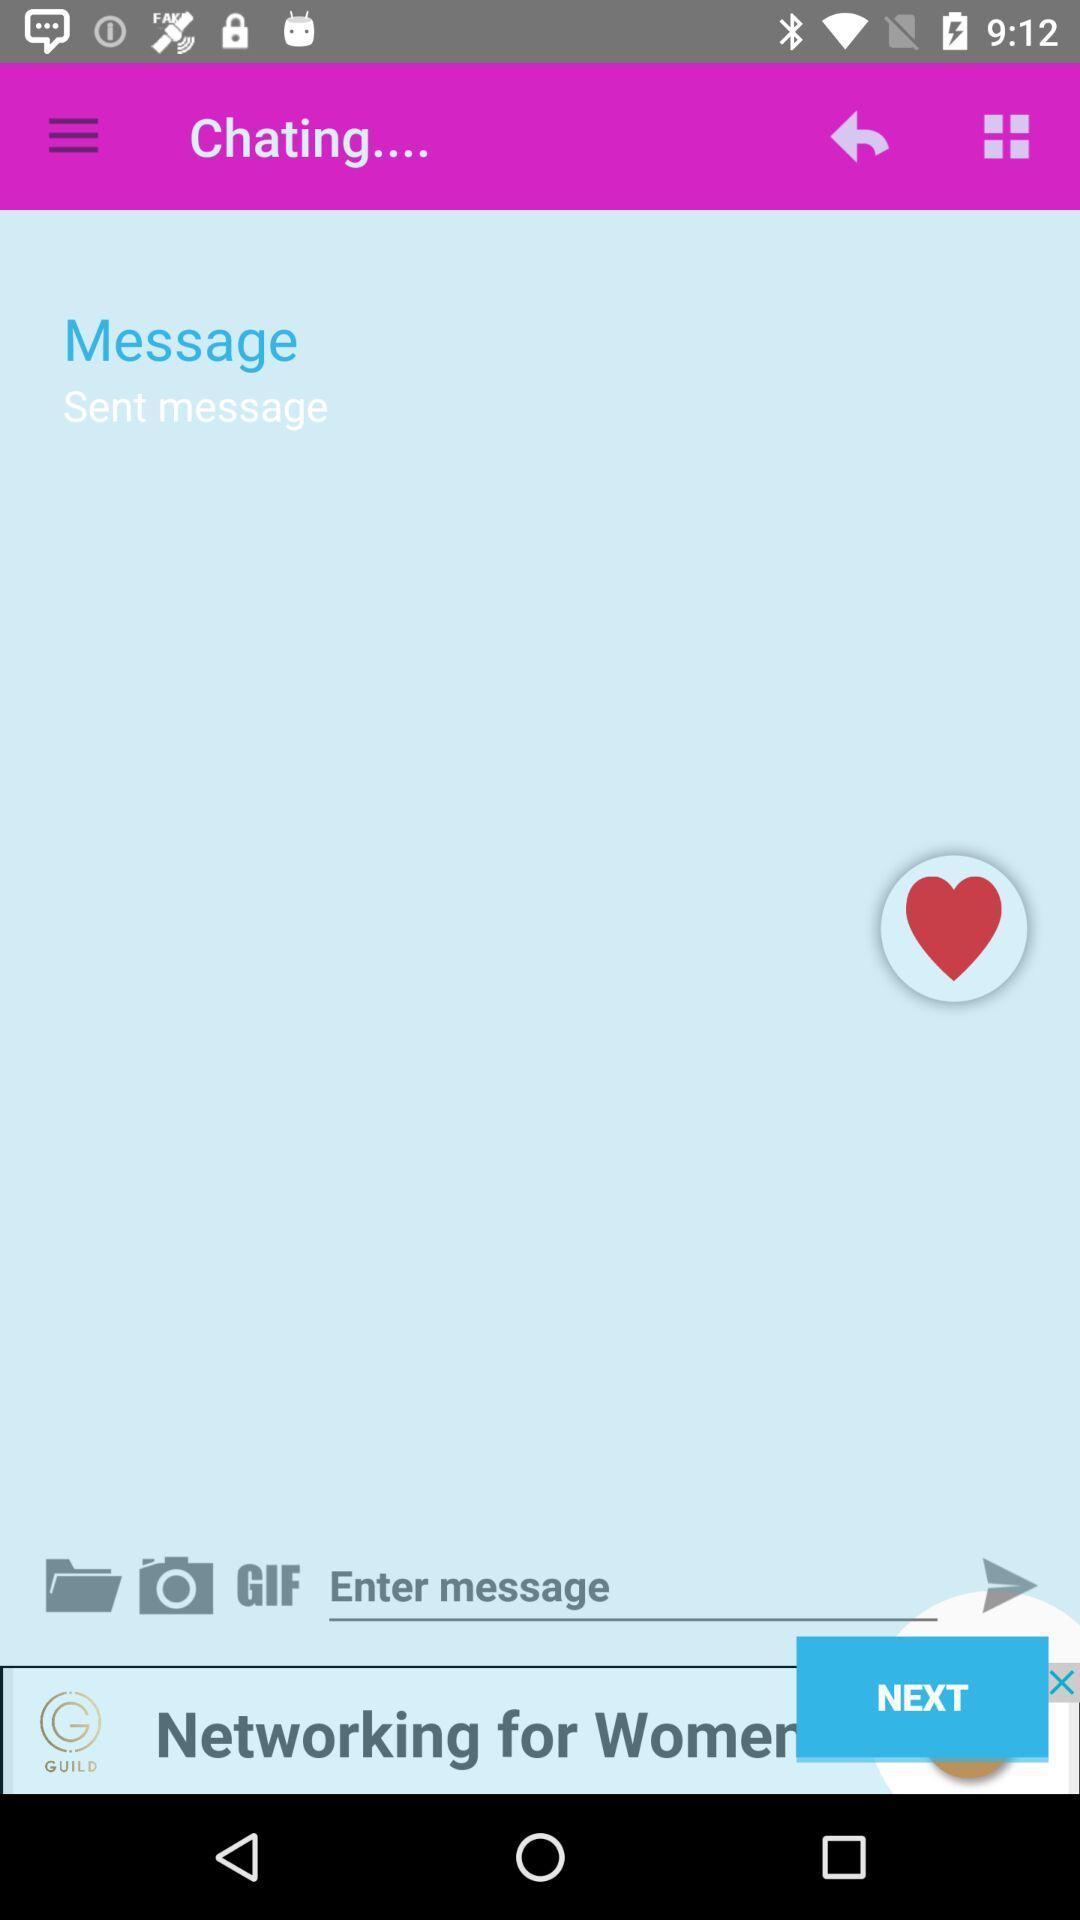  Describe the element at coordinates (272, 1584) in the screenshot. I see `the sliders icon` at that location.